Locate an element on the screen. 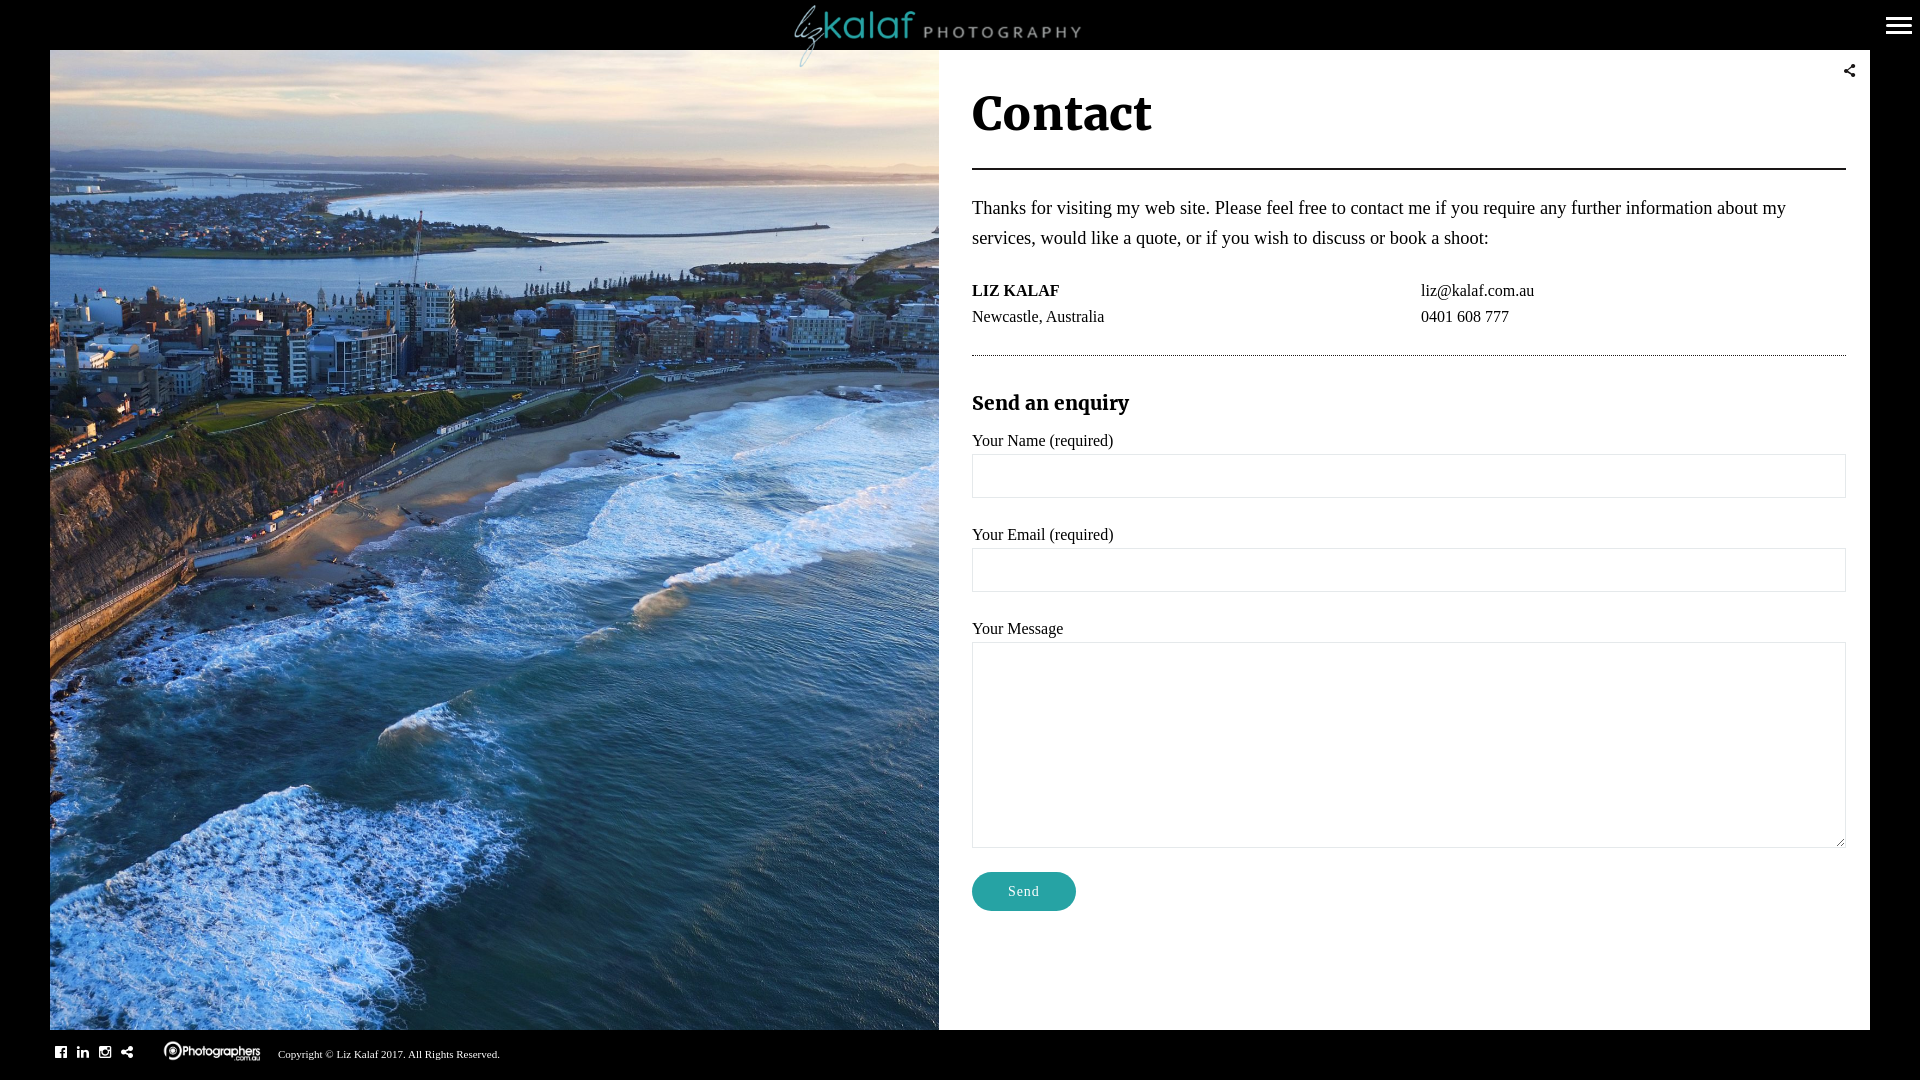 The height and width of the screenshot is (1080, 1920). 'Houzz' is located at coordinates (125, 1051).